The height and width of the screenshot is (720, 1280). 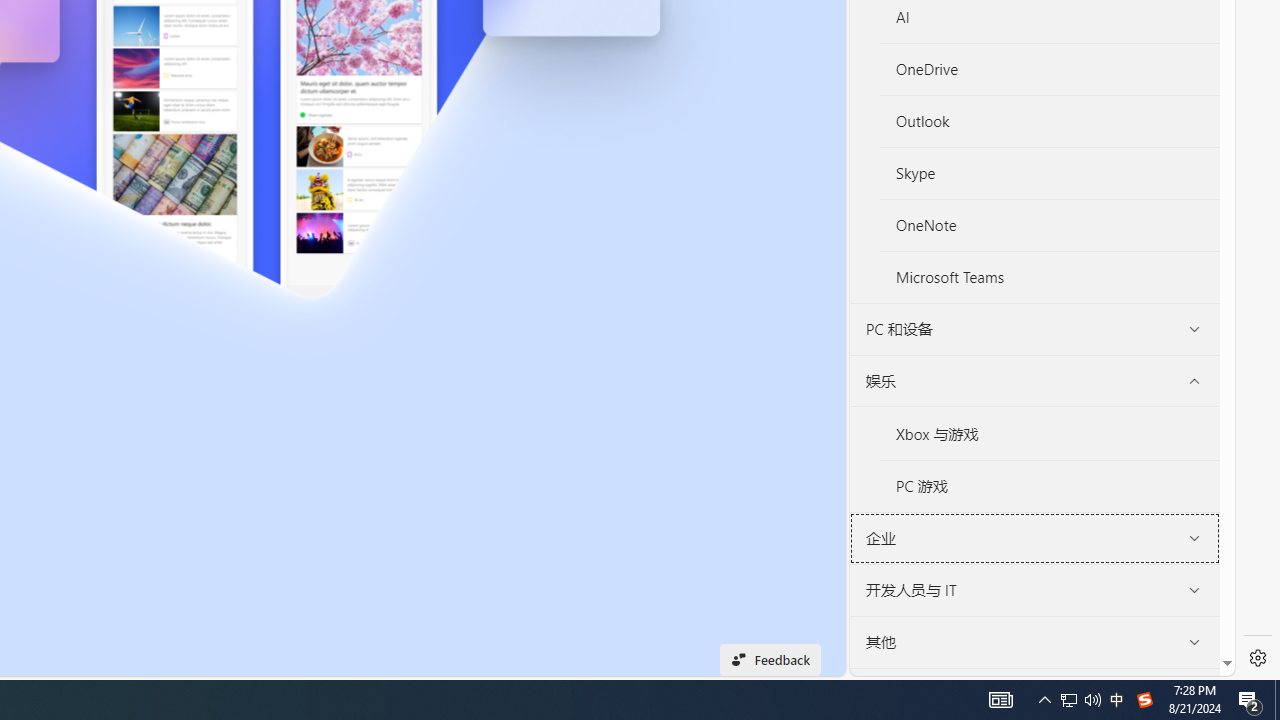 What do you see at coordinates (1048, 277) in the screenshot?
I see `'Microsoft Teams'` at bounding box center [1048, 277].